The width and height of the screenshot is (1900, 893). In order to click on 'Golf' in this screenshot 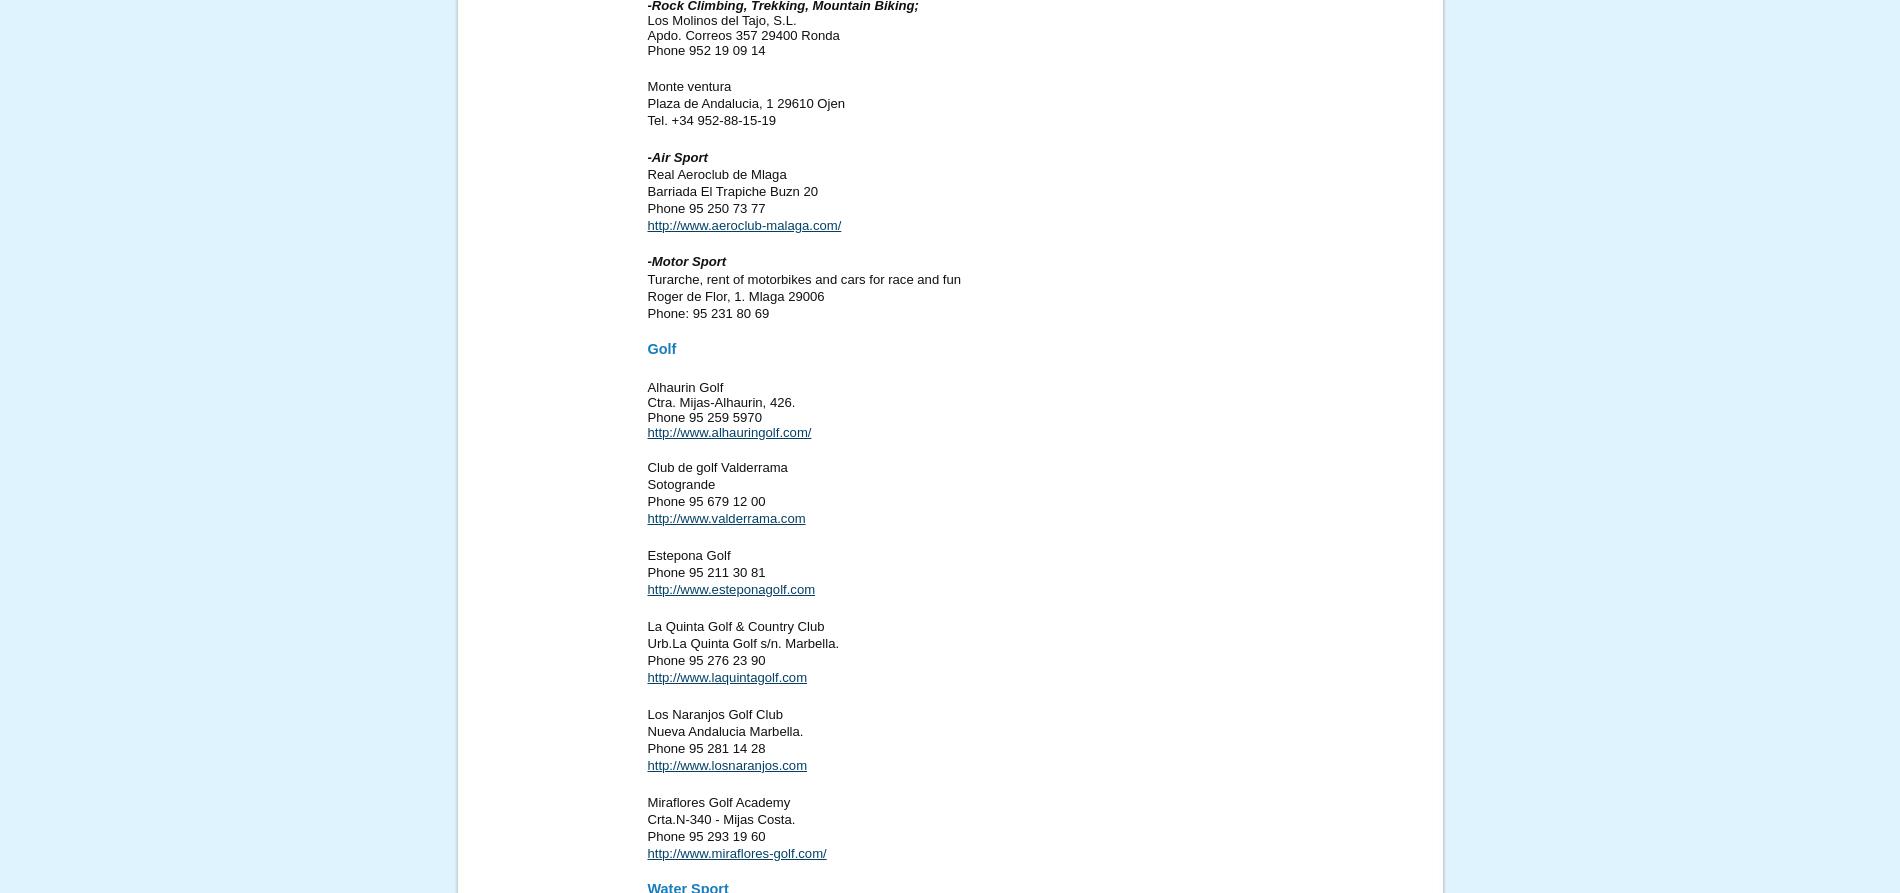, I will do `click(661, 348)`.